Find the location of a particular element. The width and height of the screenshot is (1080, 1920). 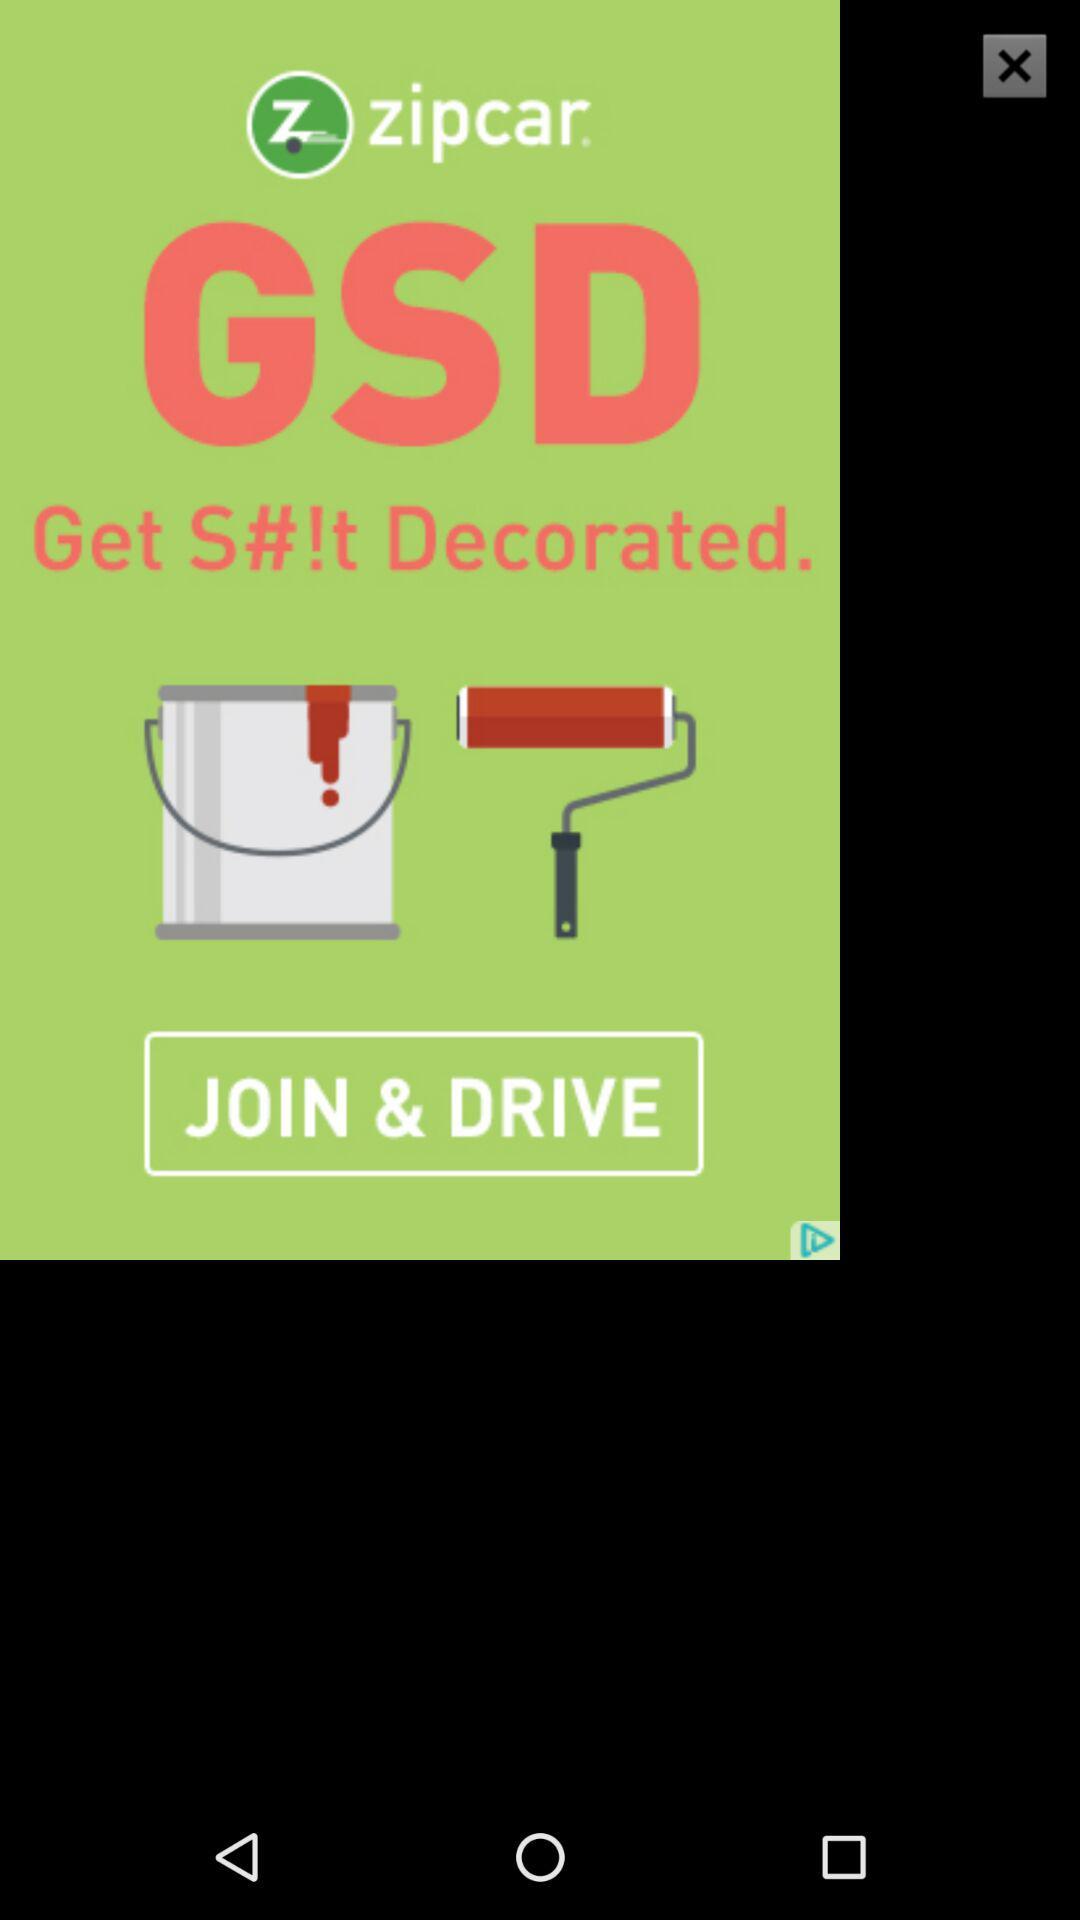

the close icon is located at coordinates (1014, 70).